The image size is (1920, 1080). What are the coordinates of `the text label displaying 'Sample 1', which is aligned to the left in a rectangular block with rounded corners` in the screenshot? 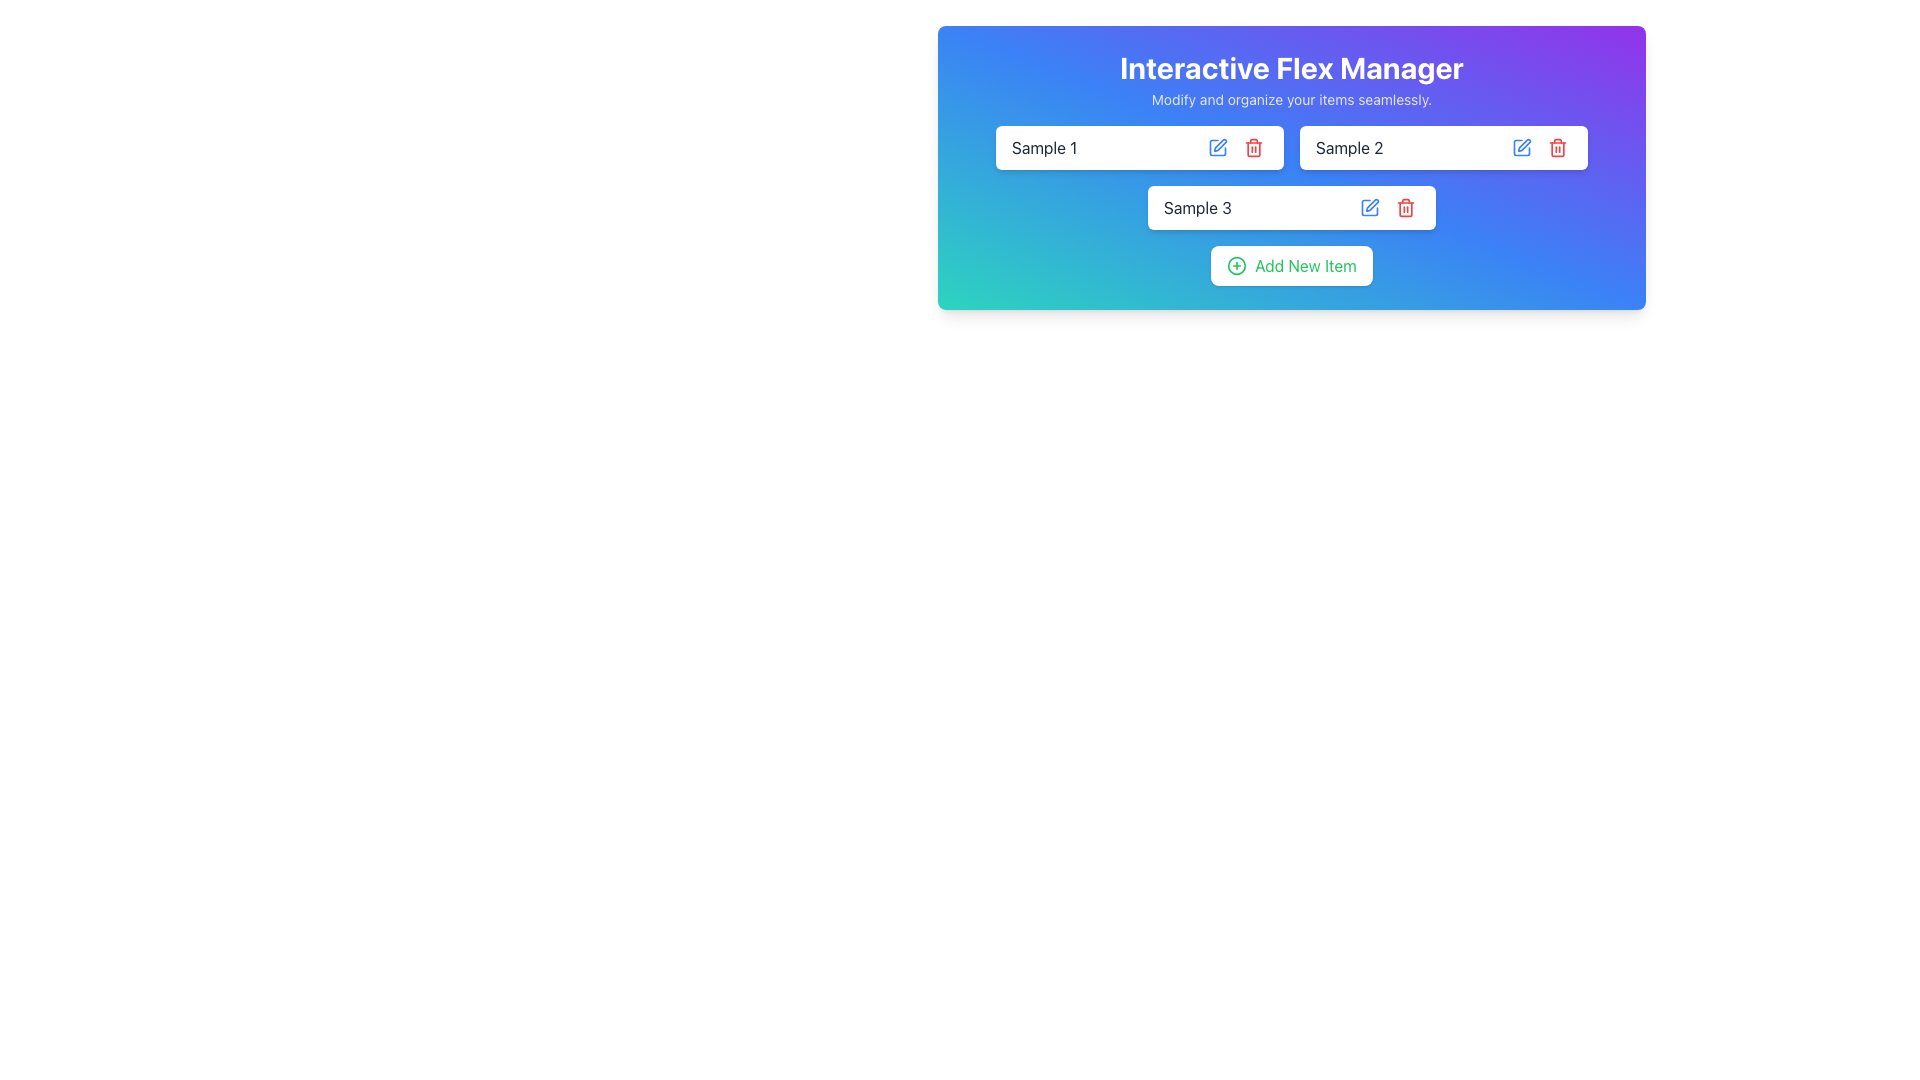 It's located at (1043, 146).